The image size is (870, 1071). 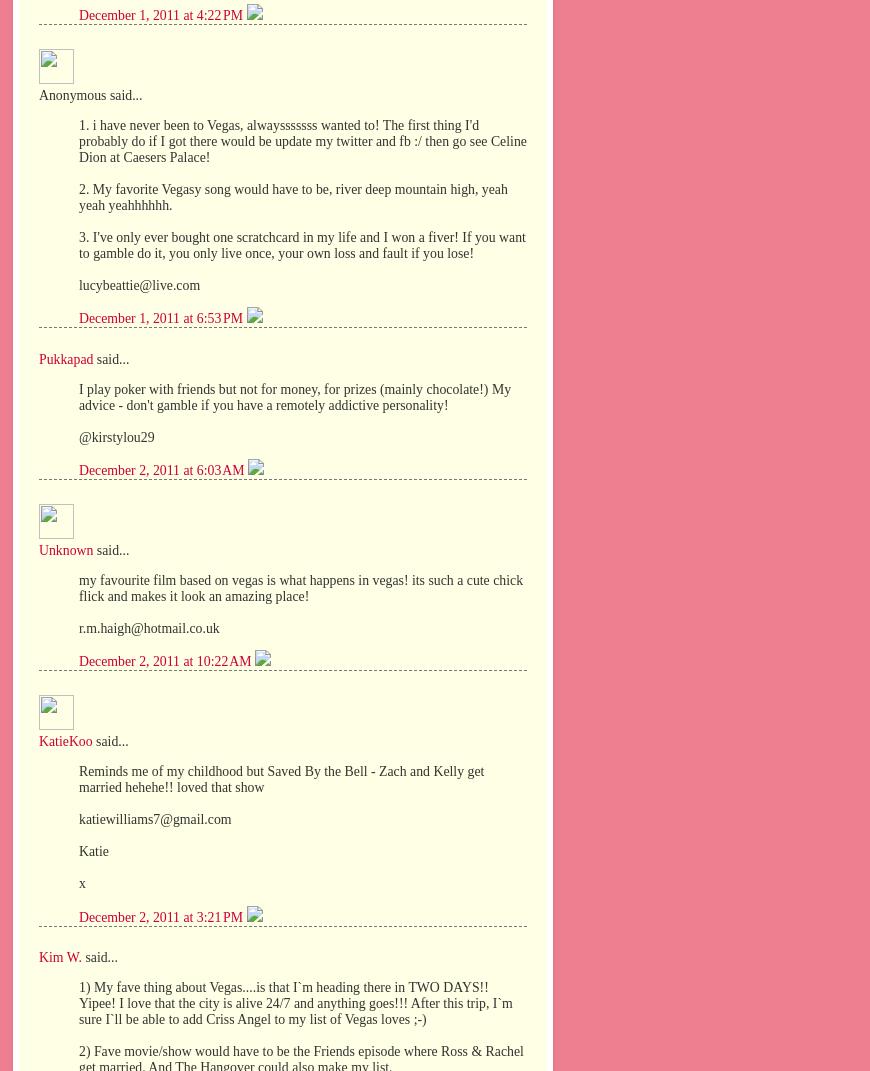 I want to click on 'December 2, 2011 at 10:22 AM', so click(x=165, y=660).